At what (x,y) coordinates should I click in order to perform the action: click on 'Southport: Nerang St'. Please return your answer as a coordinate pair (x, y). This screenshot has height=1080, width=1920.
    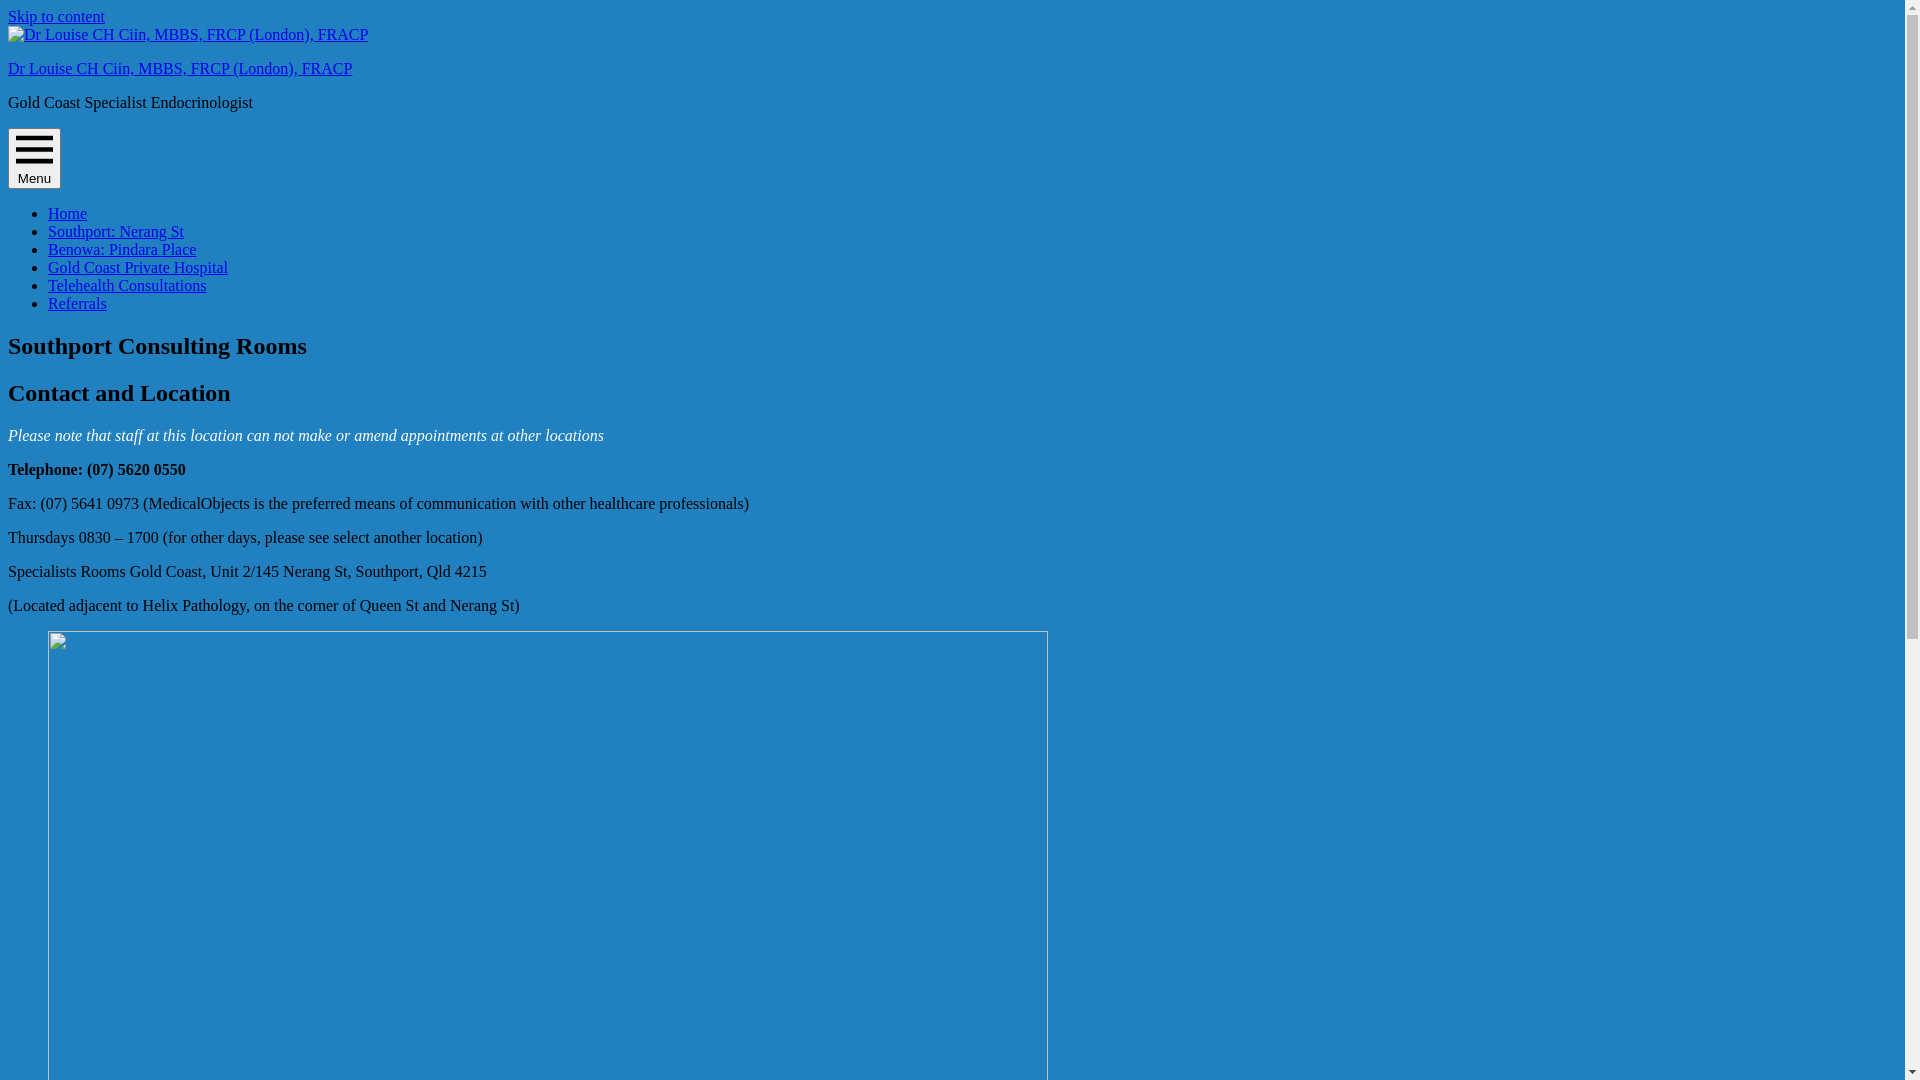
    Looking at the image, I should click on (114, 230).